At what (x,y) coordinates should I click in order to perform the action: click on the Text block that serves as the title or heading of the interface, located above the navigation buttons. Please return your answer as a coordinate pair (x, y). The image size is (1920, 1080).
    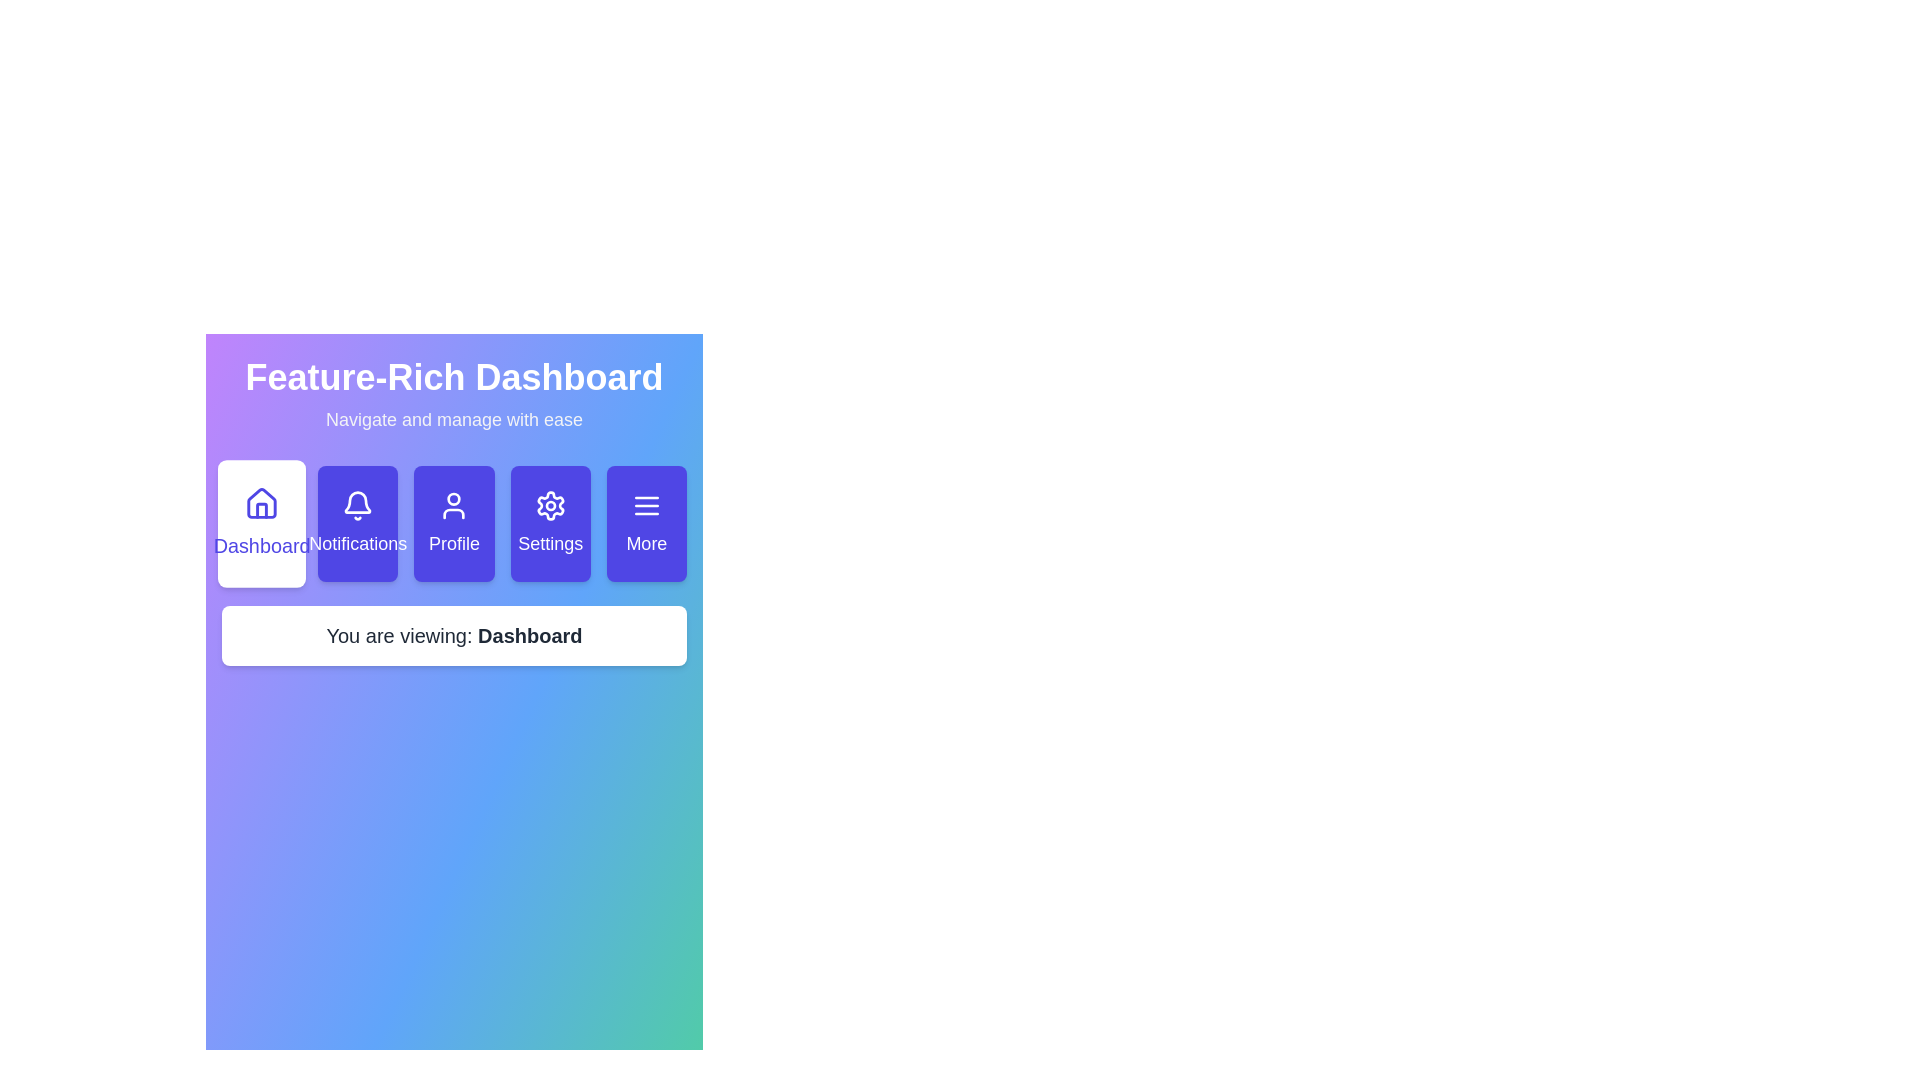
    Looking at the image, I should click on (453, 396).